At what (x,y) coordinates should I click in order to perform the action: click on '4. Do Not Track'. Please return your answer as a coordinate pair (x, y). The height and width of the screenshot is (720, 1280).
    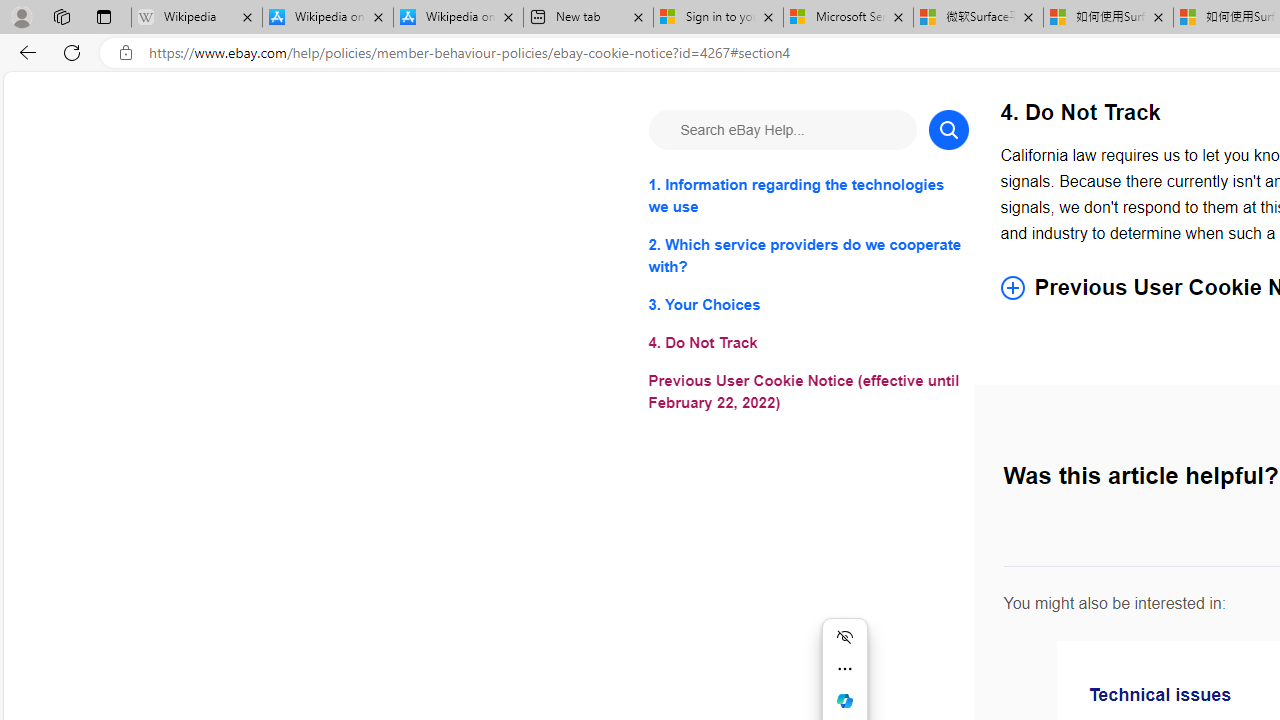
    Looking at the image, I should click on (808, 342).